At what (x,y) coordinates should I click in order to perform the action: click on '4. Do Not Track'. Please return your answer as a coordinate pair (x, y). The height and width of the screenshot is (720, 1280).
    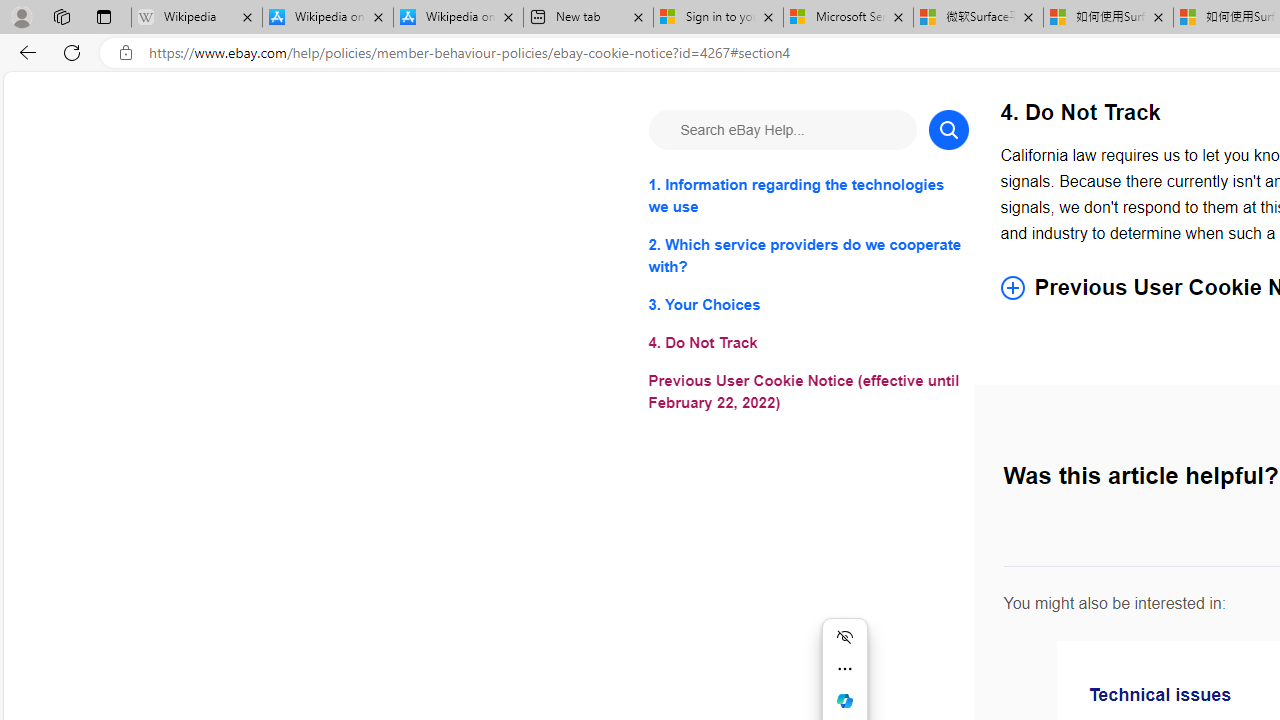
    Looking at the image, I should click on (808, 342).